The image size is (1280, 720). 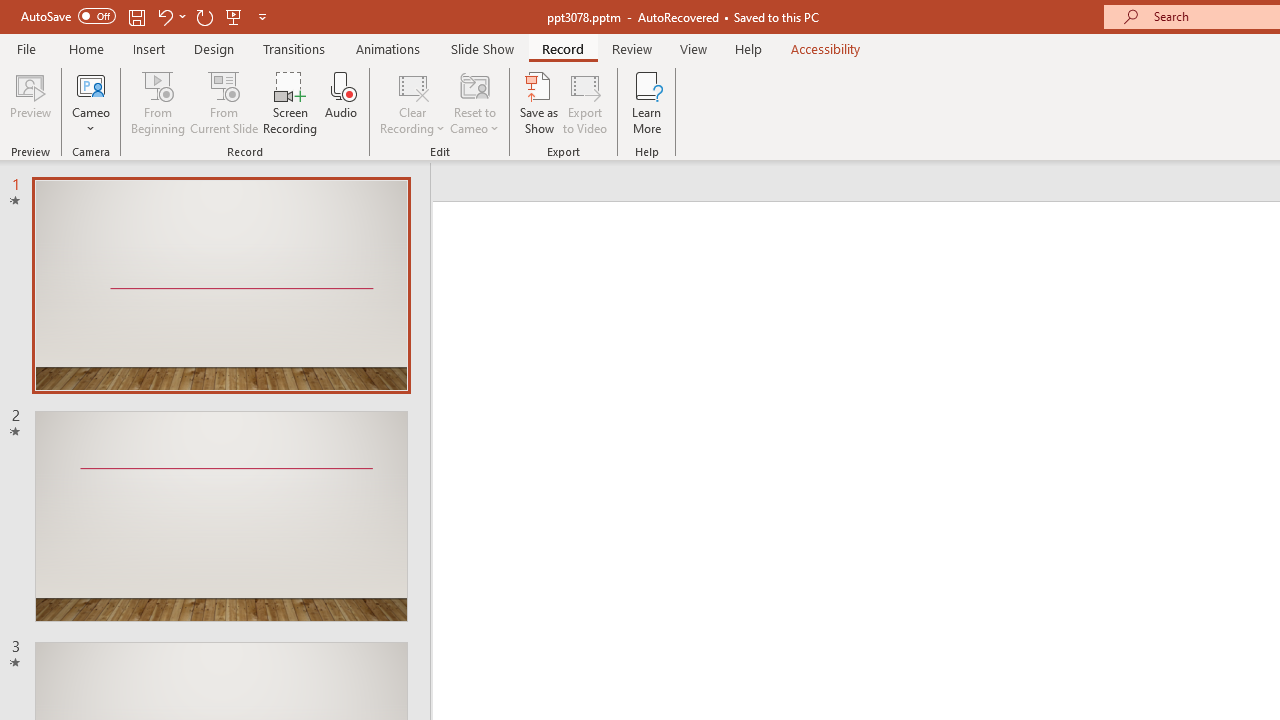 I want to click on 'Export to Video', so click(x=584, y=103).